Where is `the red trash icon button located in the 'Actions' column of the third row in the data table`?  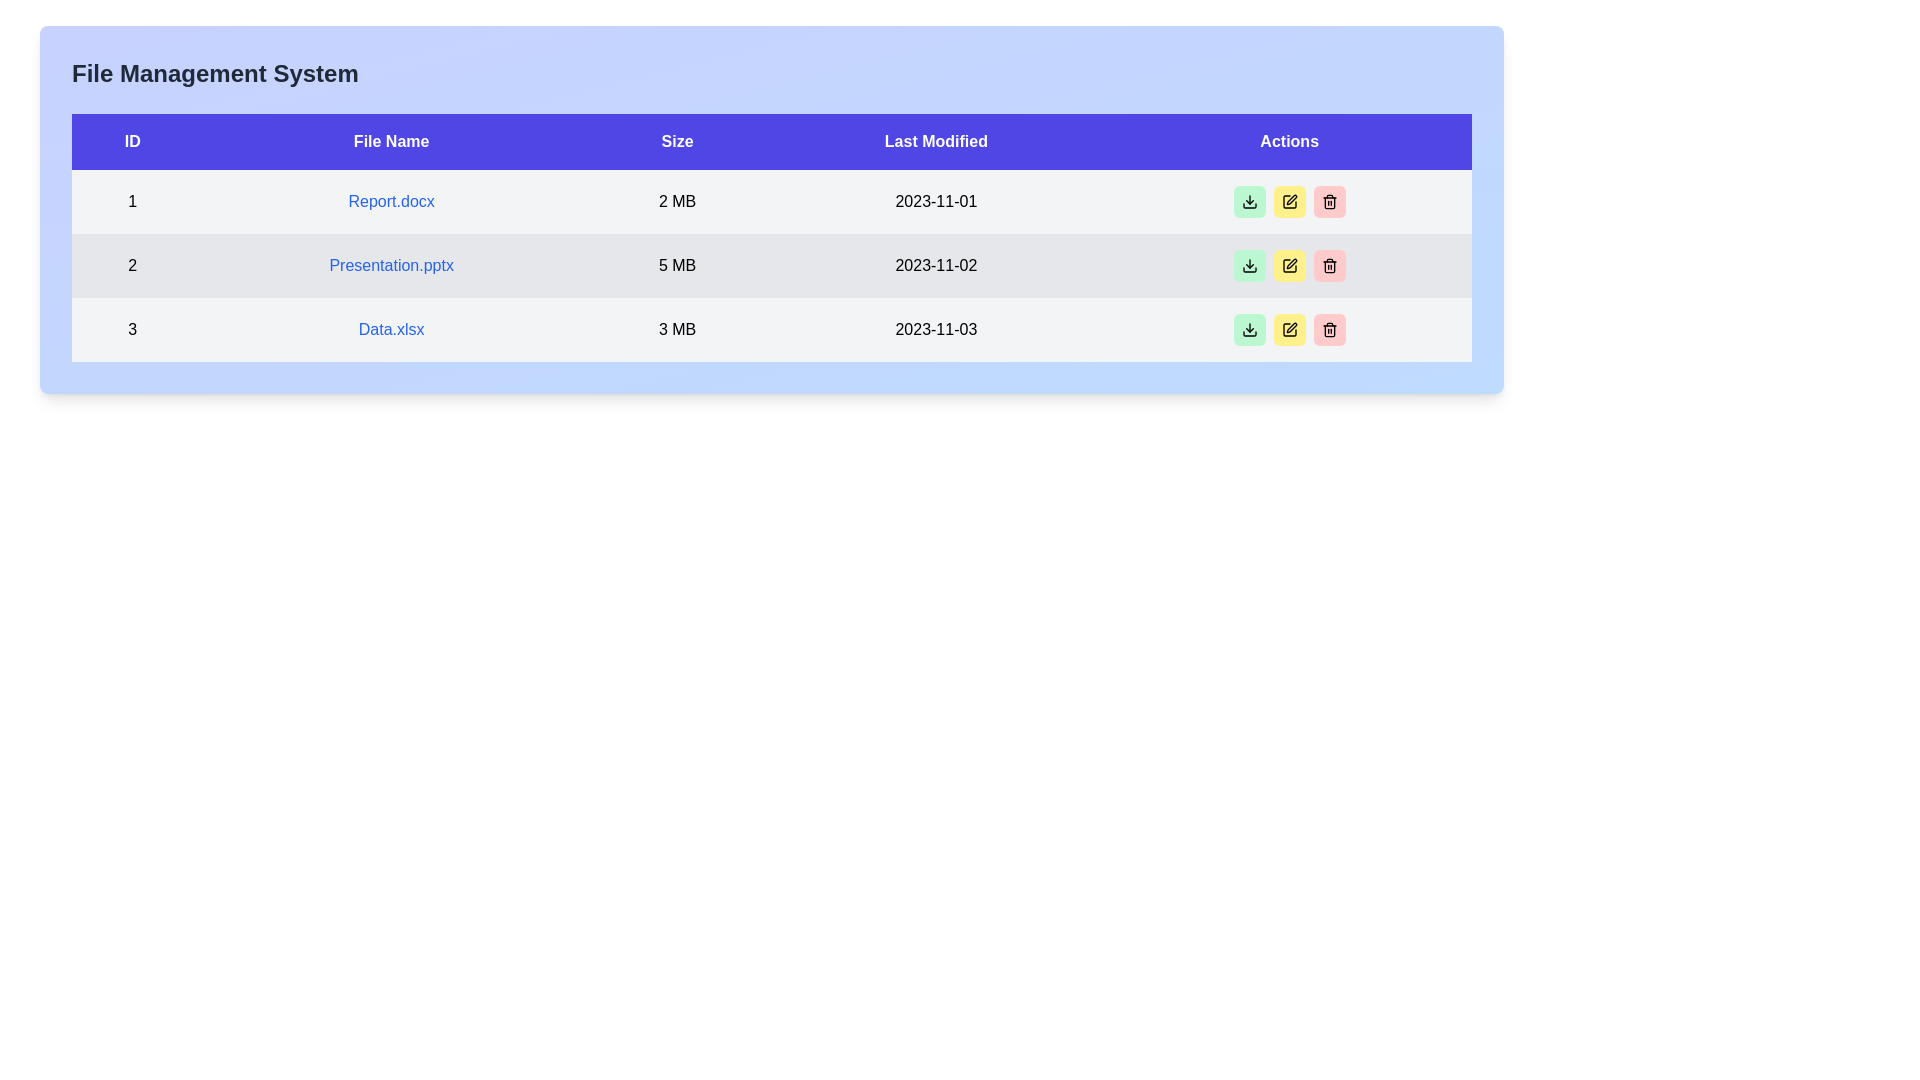
the red trash icon button located in the 'Actions' column of the third row in the data table is located at coordinates (1329, 201).